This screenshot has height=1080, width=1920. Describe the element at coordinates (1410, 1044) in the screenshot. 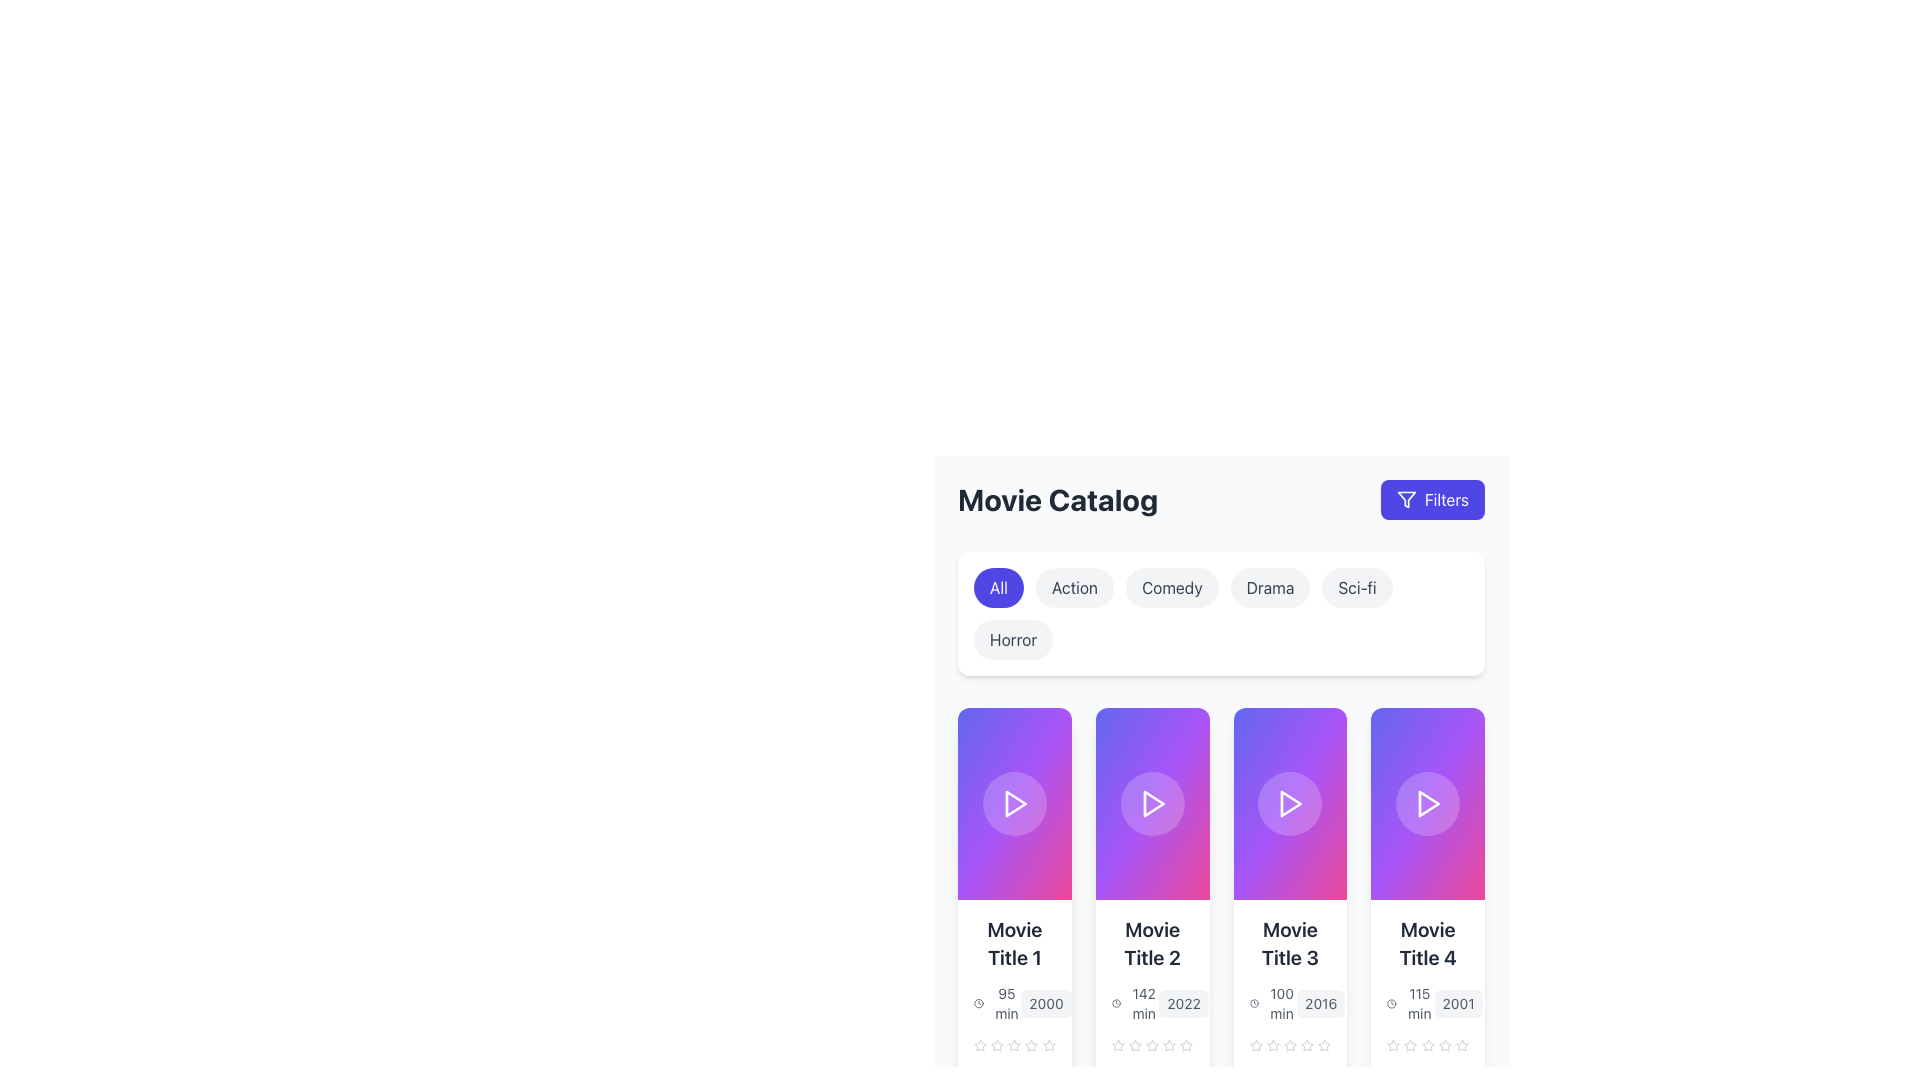

I see `the second star icon` at that location.